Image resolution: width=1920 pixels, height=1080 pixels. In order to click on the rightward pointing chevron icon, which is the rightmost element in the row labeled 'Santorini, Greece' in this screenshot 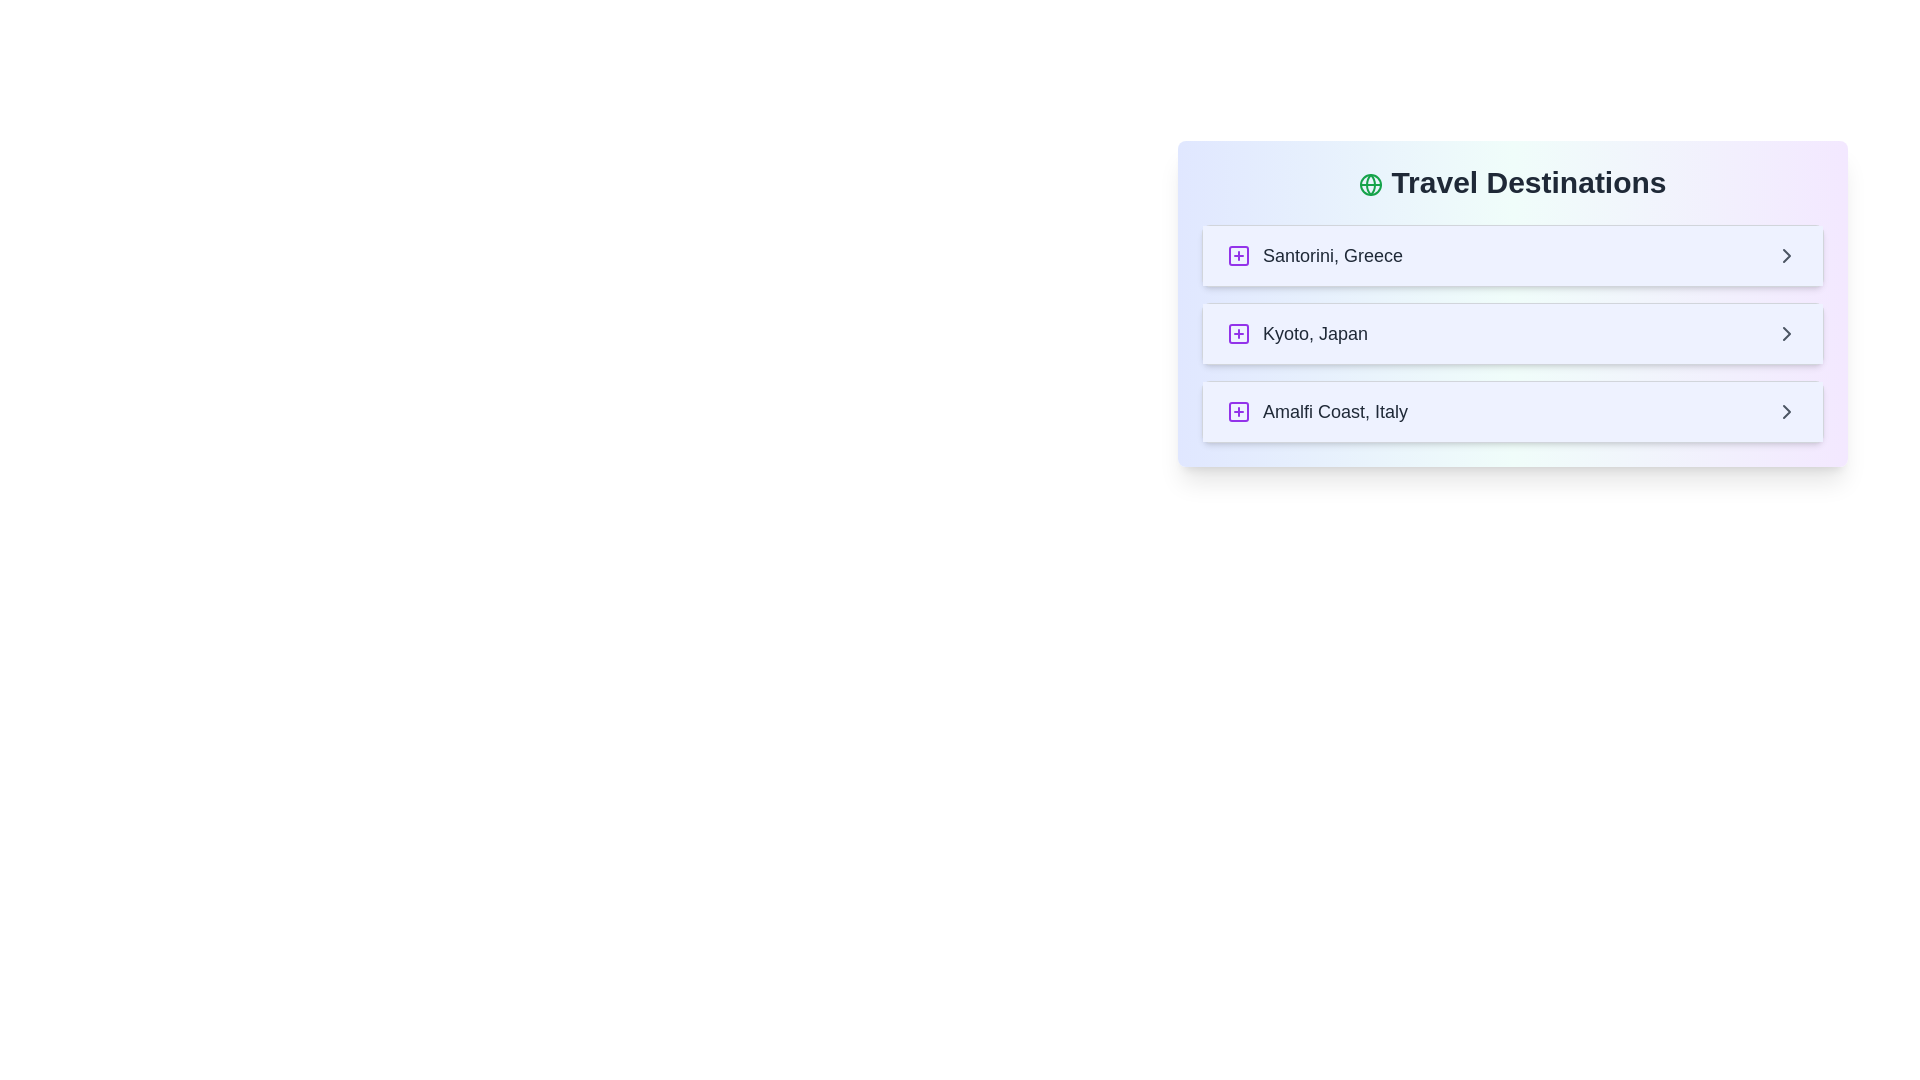, I will do `click(1786, 254)`.